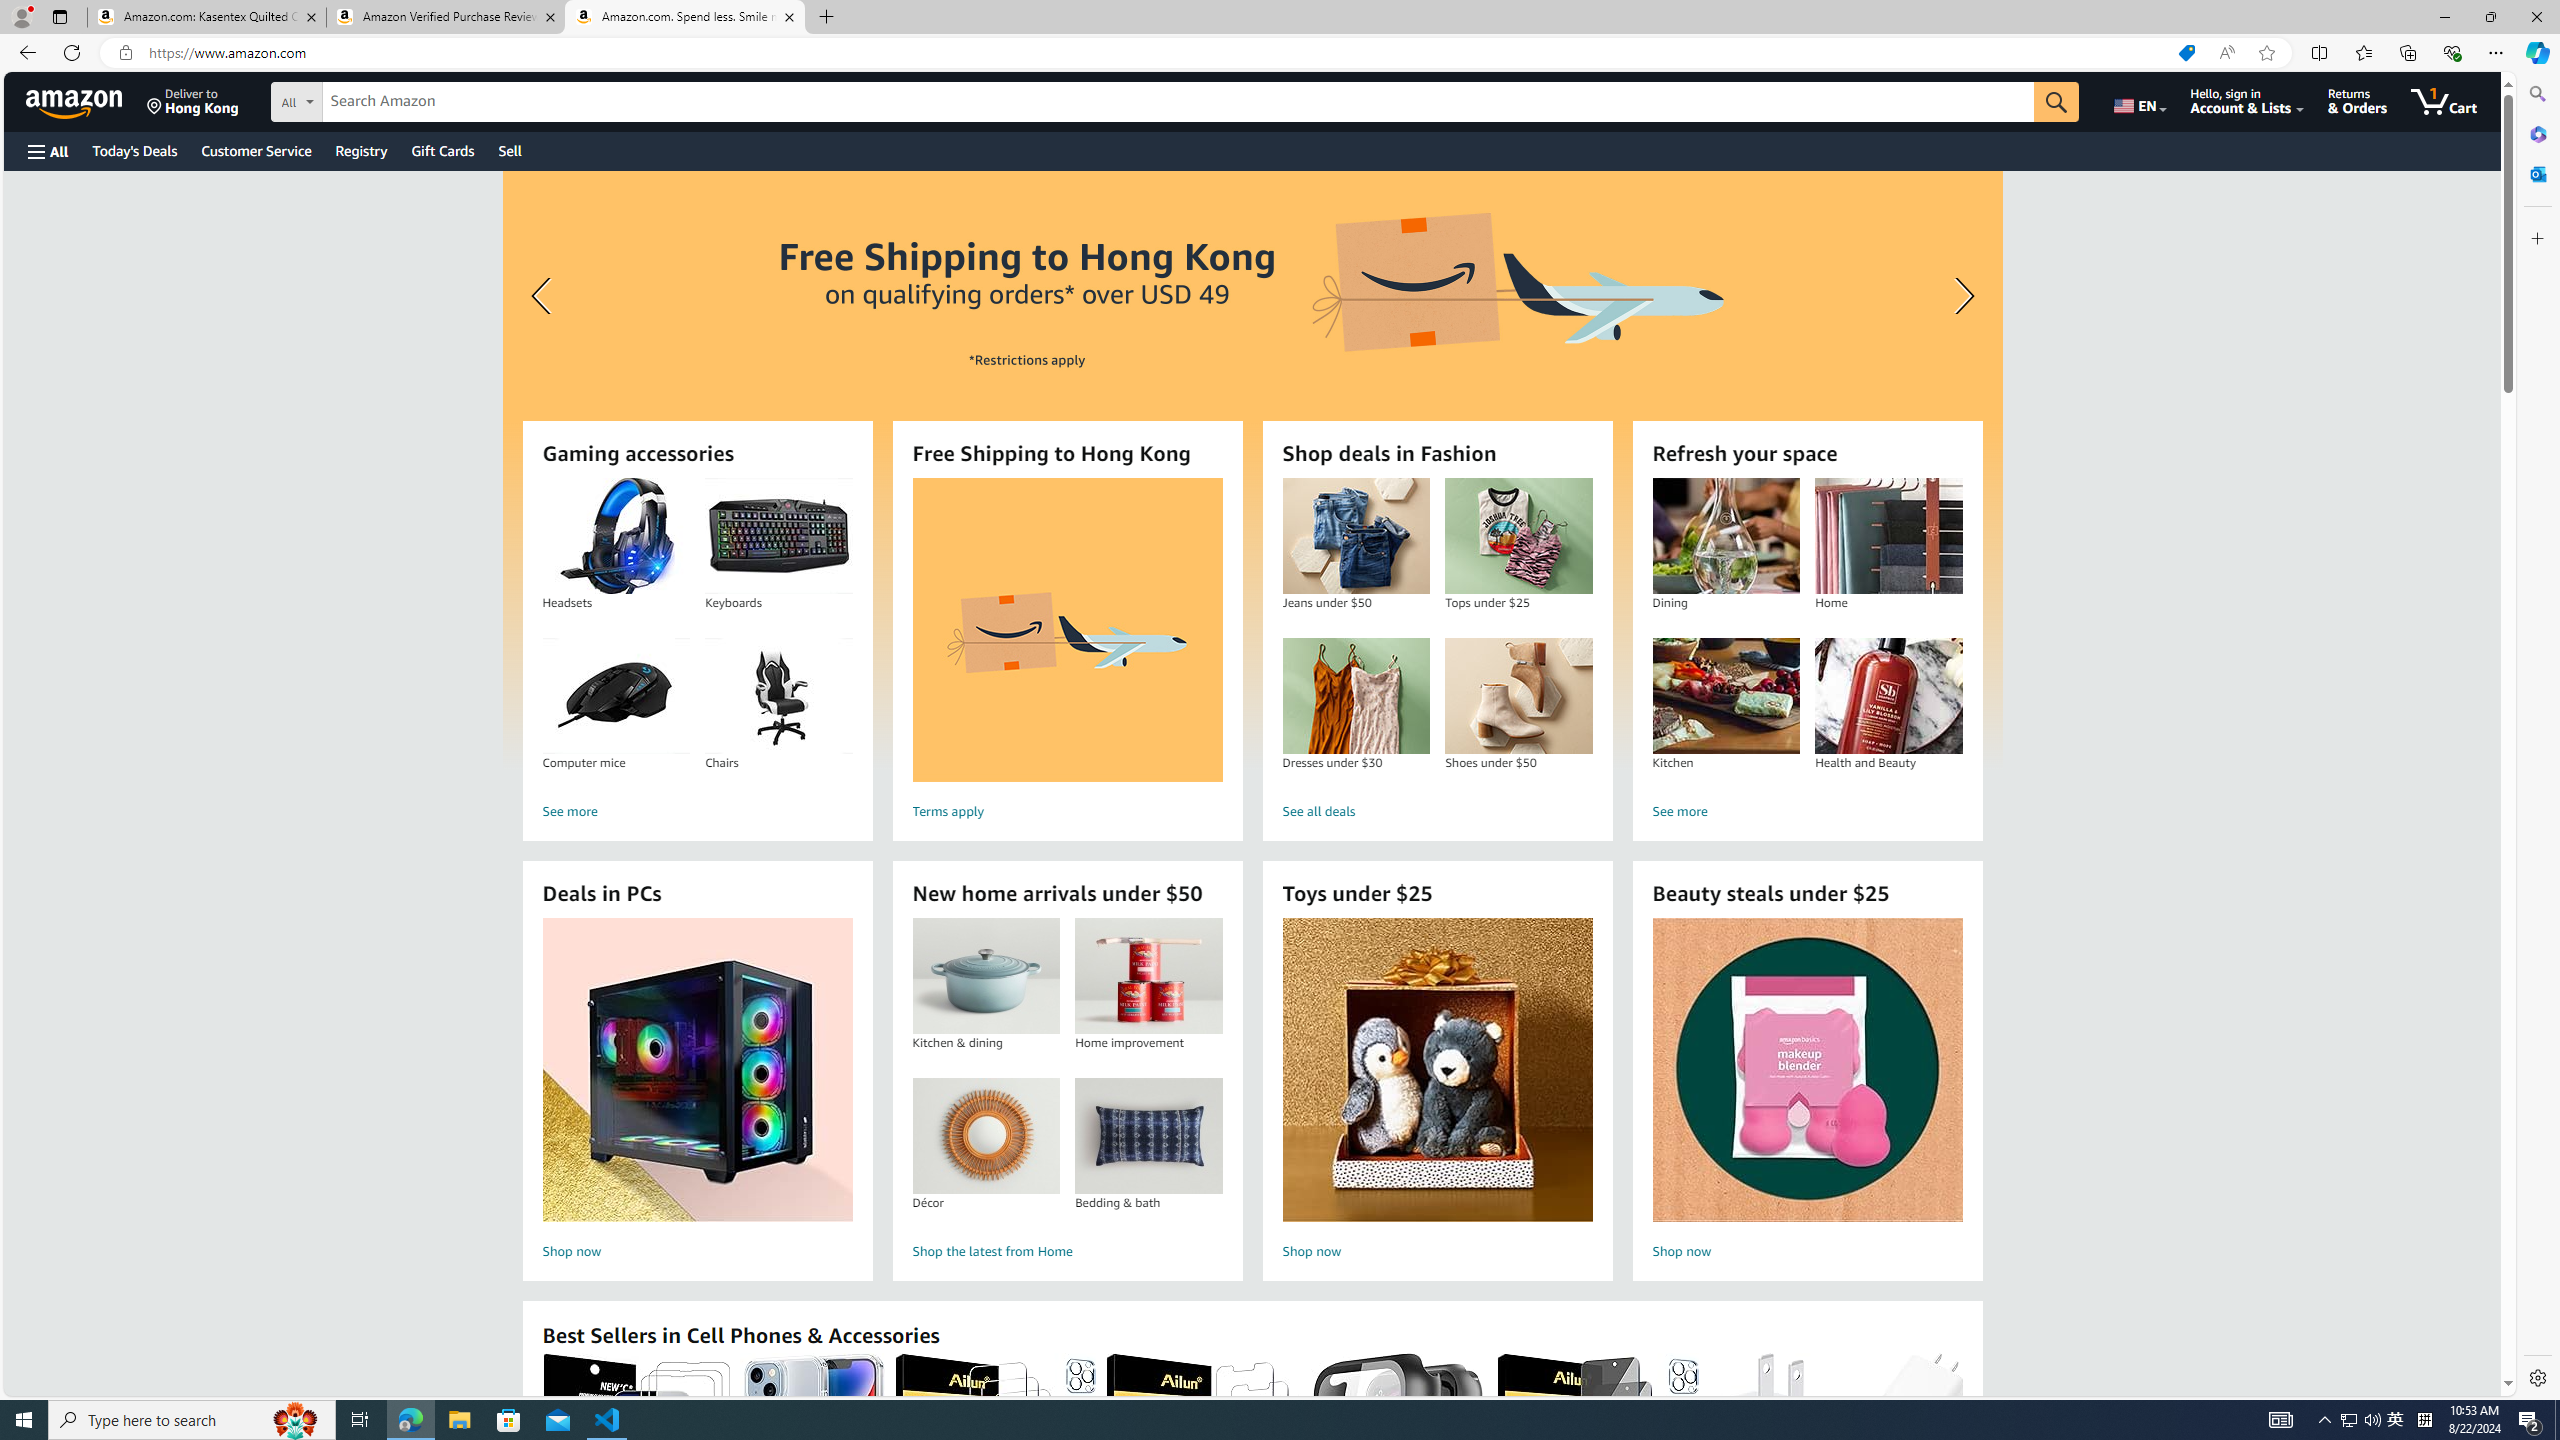  What do you see at coordinates (1517, 536) in the screenshot?
I see `'Tops under $25'` at bounding box center [1517, 536].